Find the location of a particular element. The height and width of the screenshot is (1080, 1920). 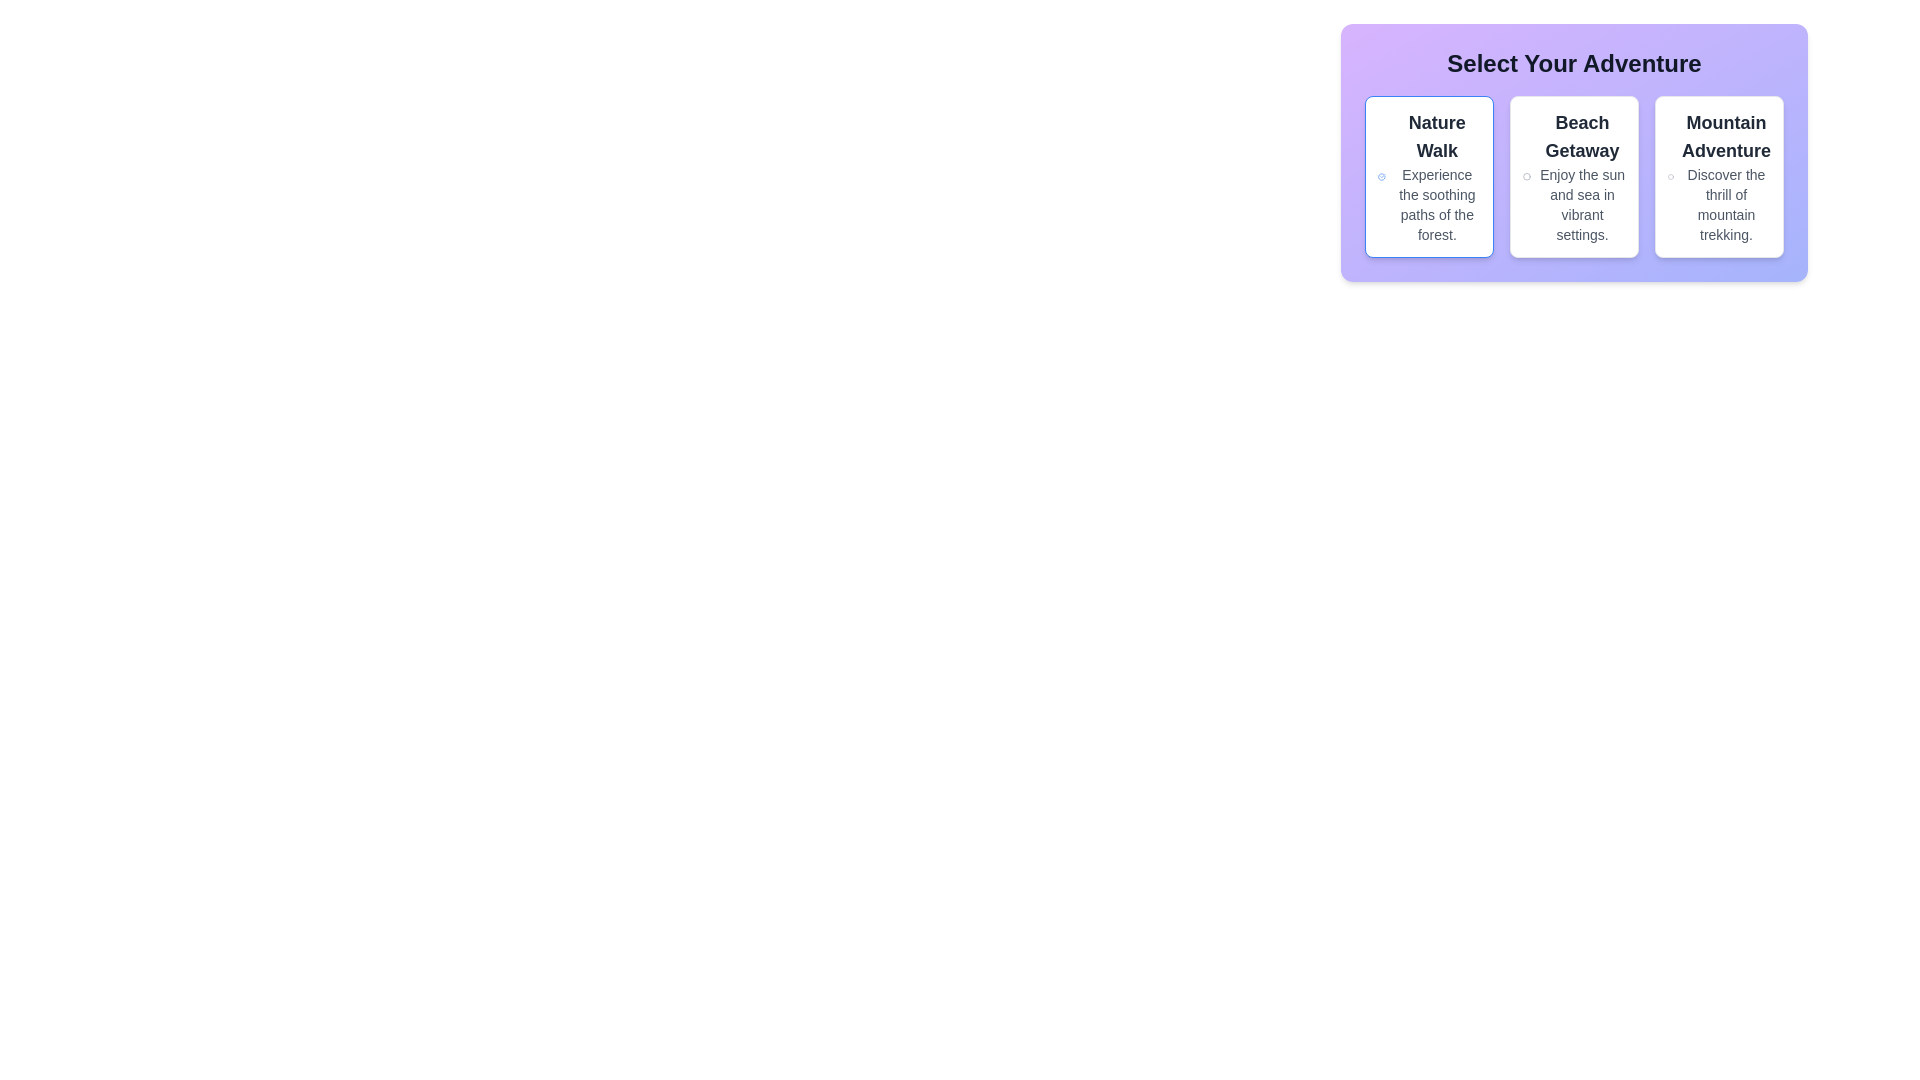

descriptive text block titled 'Nature Walk' that includes the description 'Experience the soothing paths of the forest.' is located at coordinates (1436, 176).